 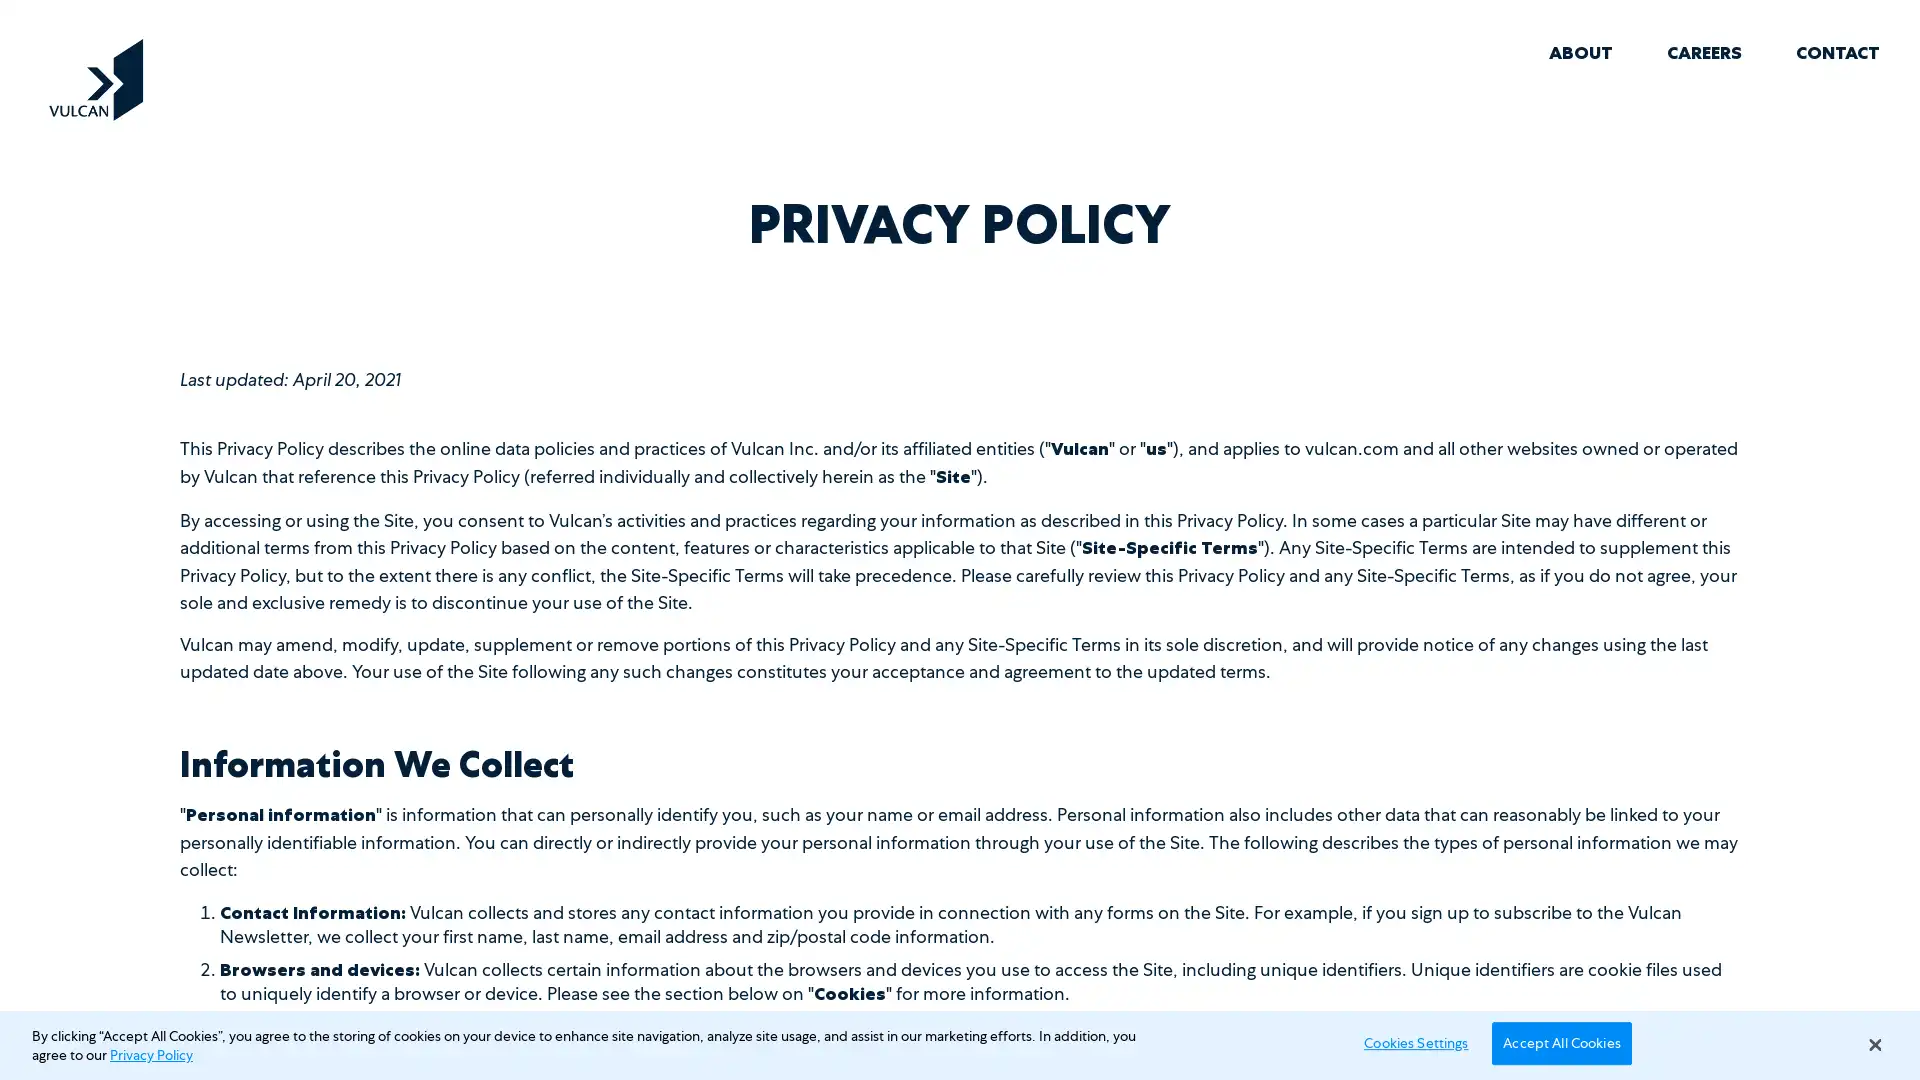 I want to click on Close Banner, so click(x=1873, y=1044).